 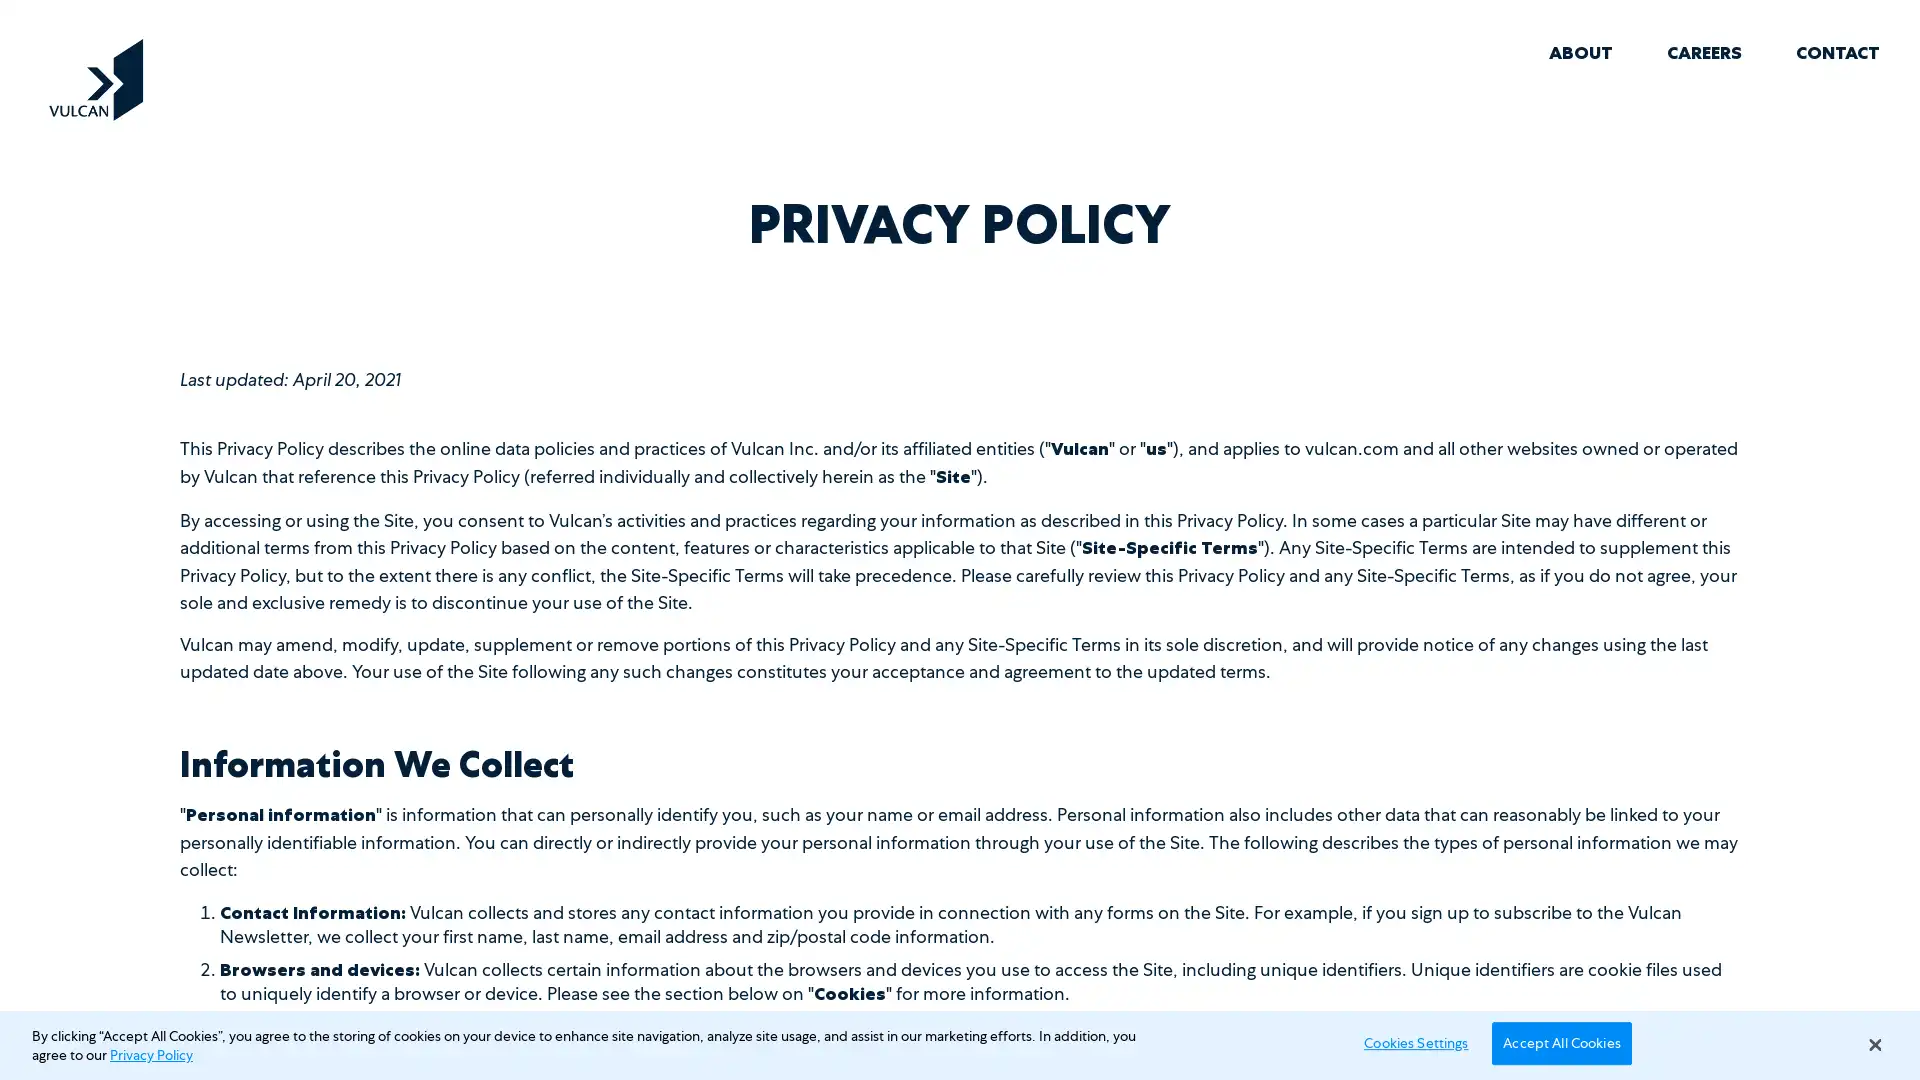 I want to click on Close Banner, so click(x=1873, y=1044).